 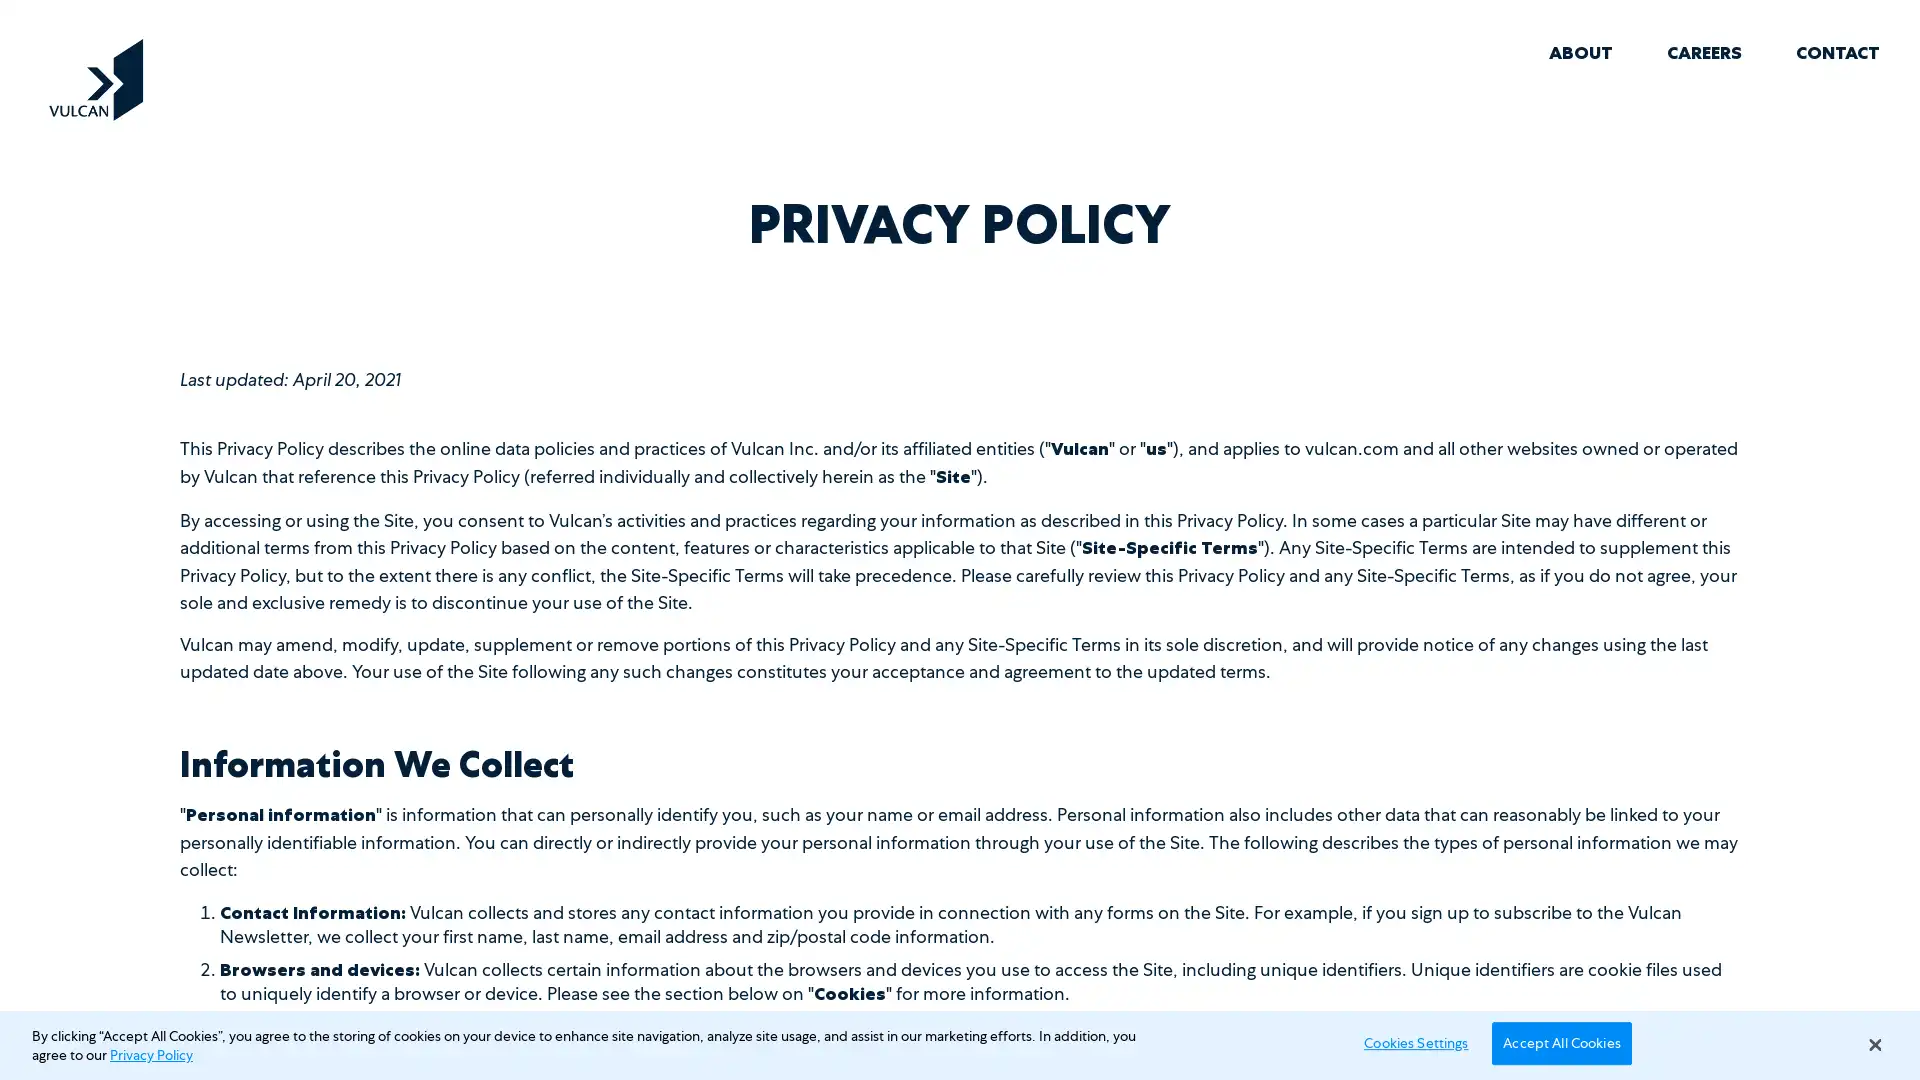 I want to click on Close Banner, so click(x=1873, y=1044).